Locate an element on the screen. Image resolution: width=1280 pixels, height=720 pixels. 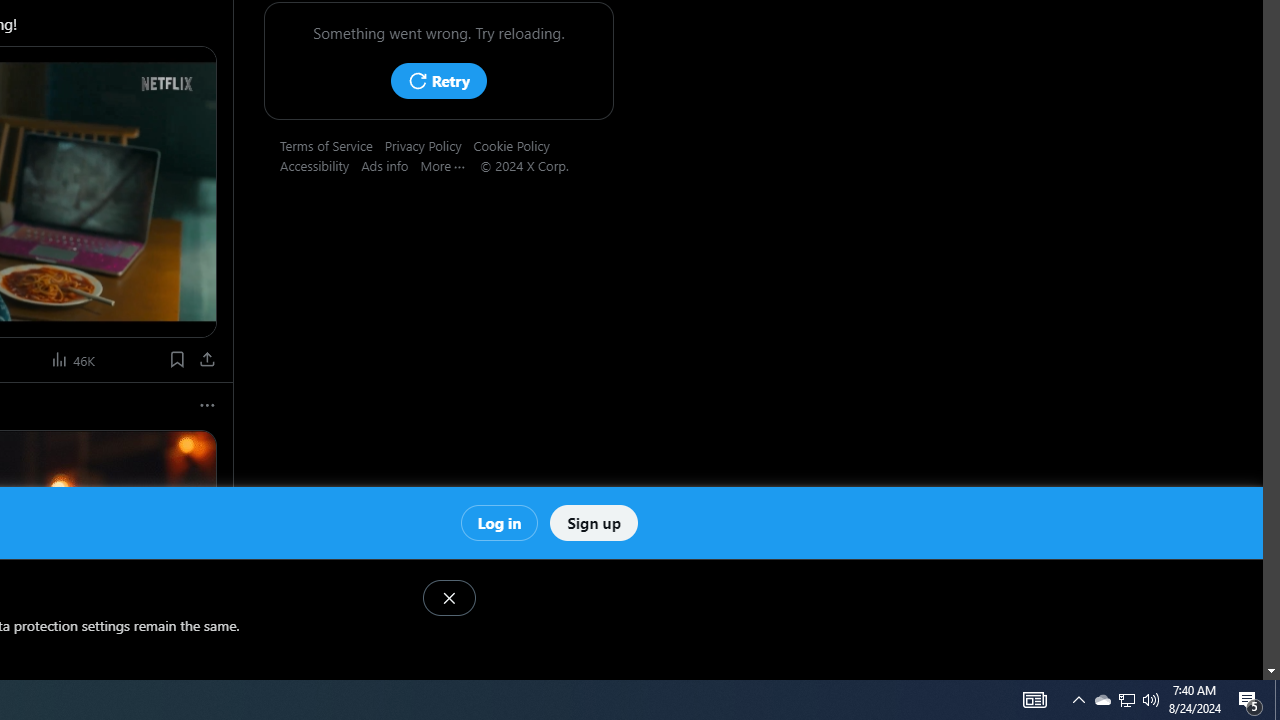
'Accessibility' is located at coordinates (321, 164).